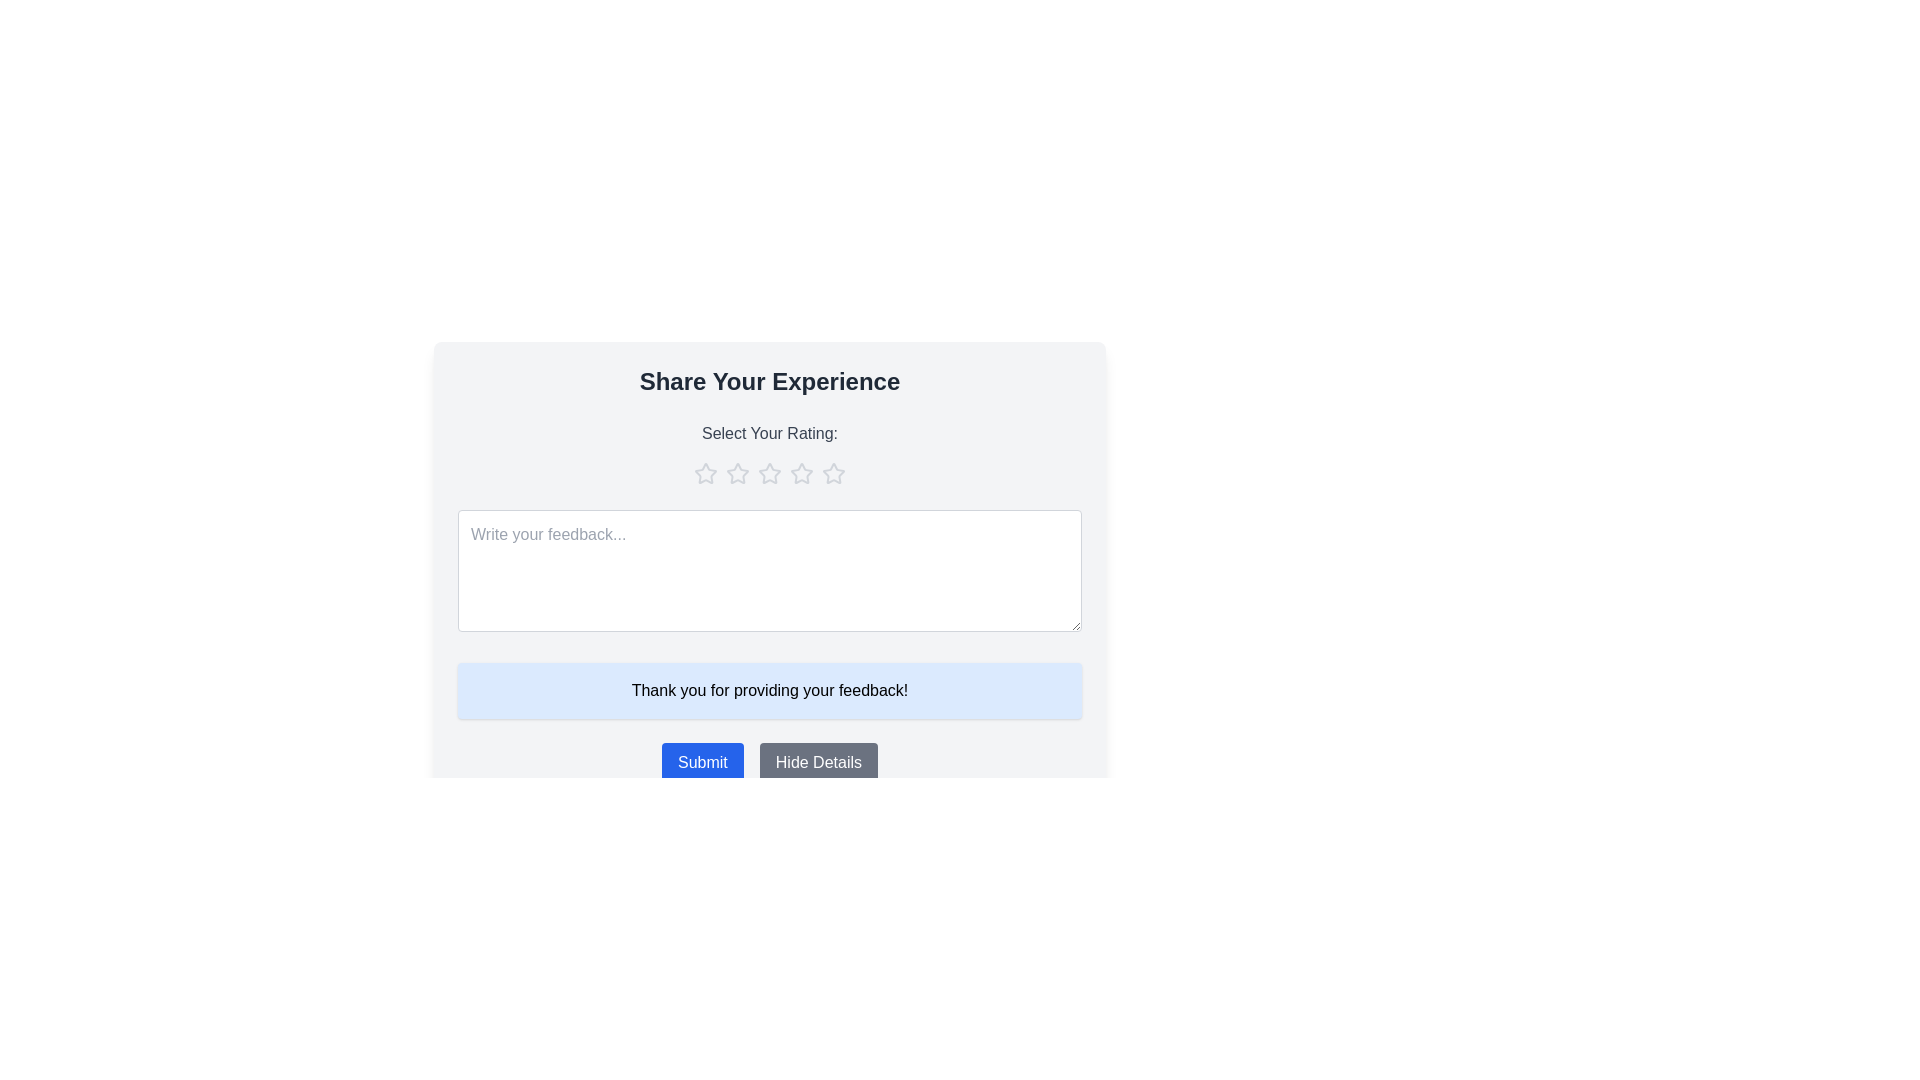 The width and height of the screenshot is (1920, 1080). Describe the element at coordinates (702, 763) in the screenshot. I see `the blue 'Submit' button with white text` at that location.